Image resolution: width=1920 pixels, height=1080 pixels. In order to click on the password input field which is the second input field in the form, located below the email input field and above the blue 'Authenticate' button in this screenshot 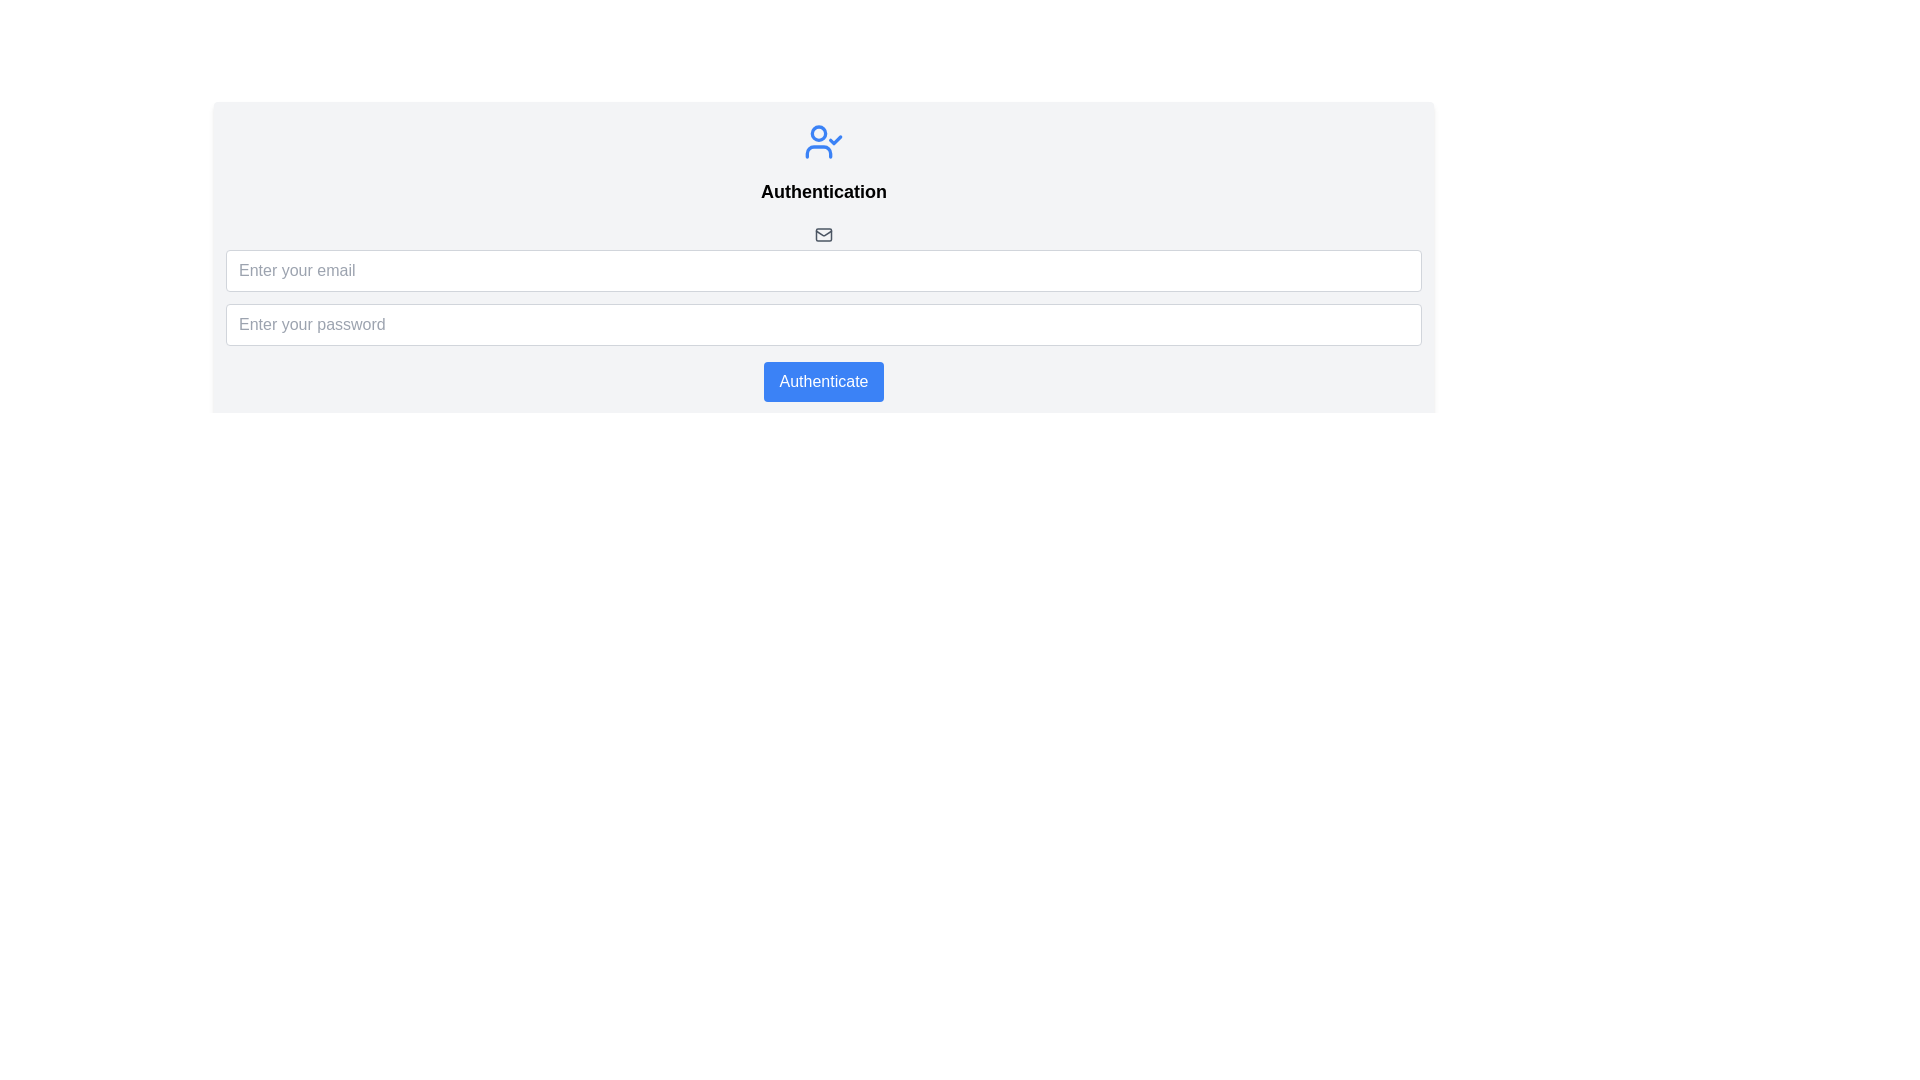, I will do `click(824, 322)`.